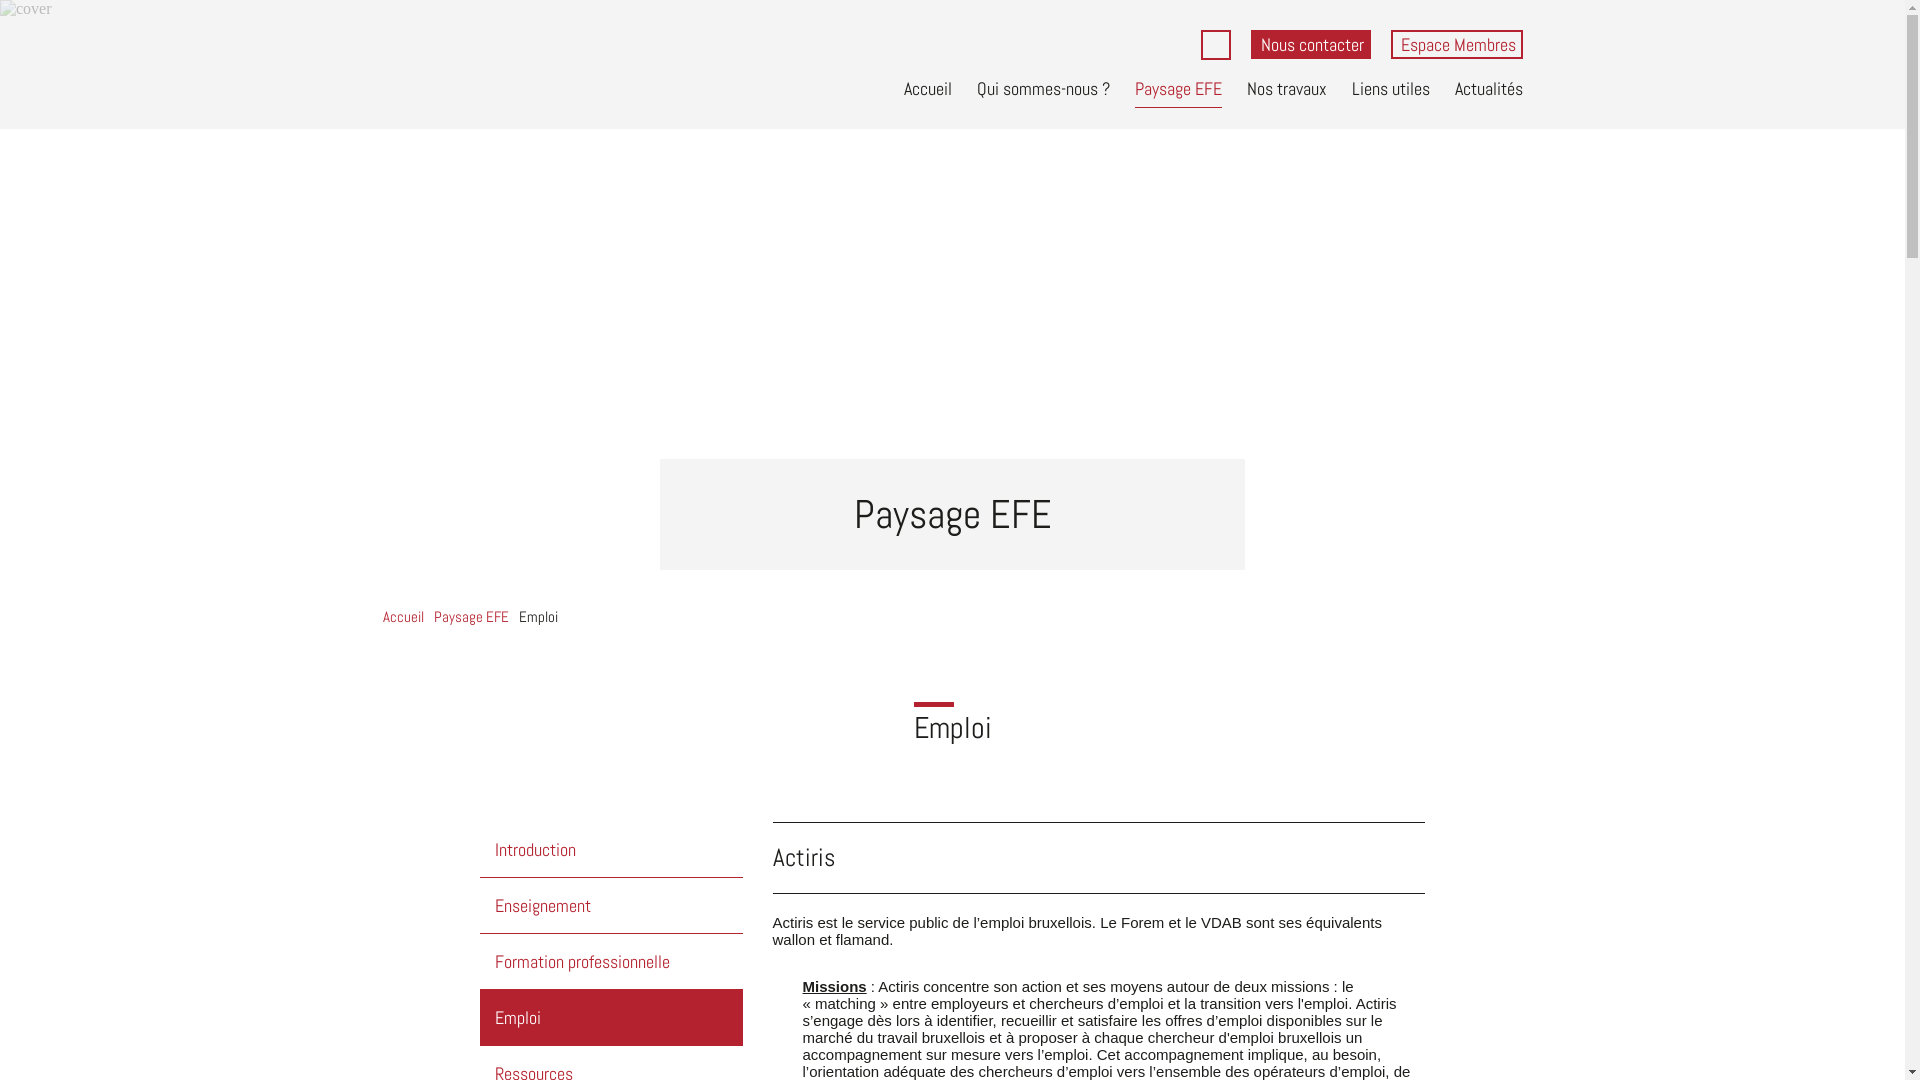 The width and height of the screenshot is (1920, 1080). What do you see at coordinates (401, 615) in the screenshot?
I see `'Accueil'` at bounding box center [401, 615].